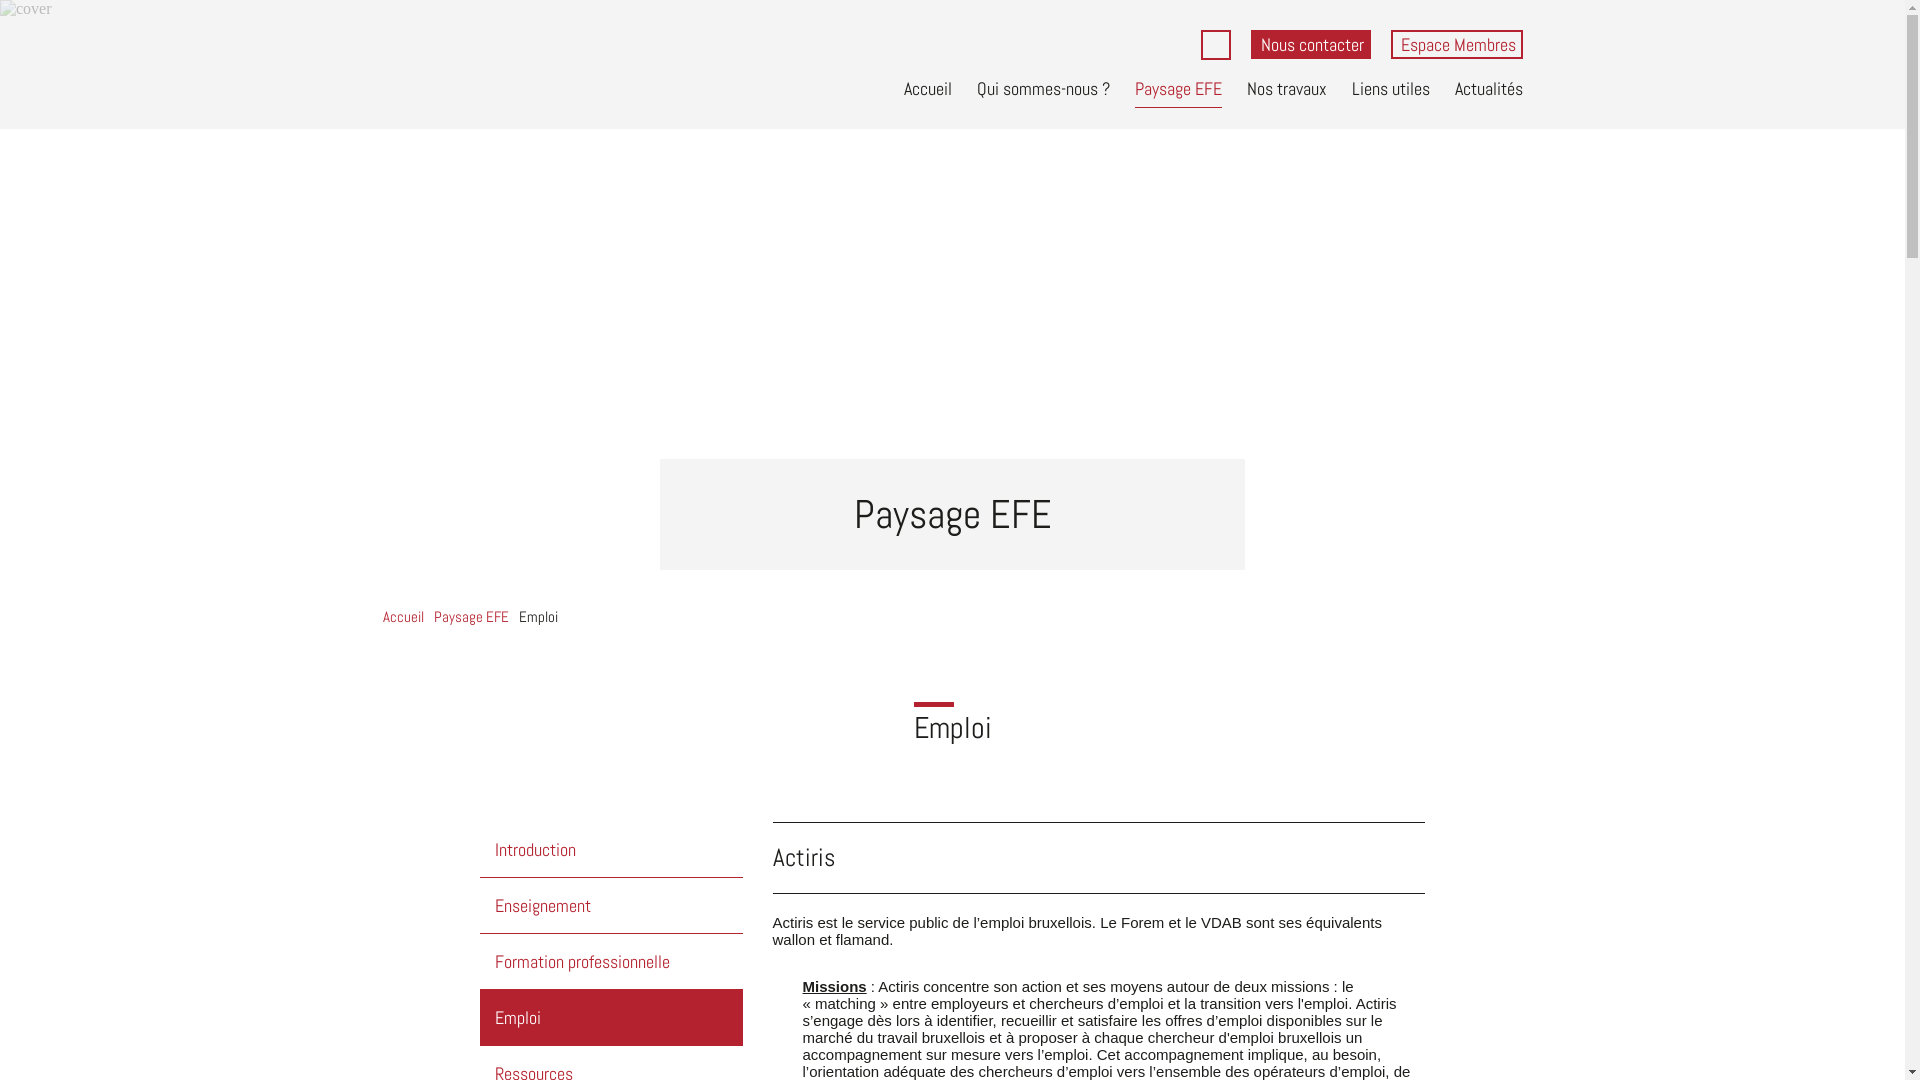 The width and height of the screenshot is (1920, 1080). What do you see at coordinates (401, 615) in the screenshot?
I see `'Accueil'` at bounding box center [401, 615].